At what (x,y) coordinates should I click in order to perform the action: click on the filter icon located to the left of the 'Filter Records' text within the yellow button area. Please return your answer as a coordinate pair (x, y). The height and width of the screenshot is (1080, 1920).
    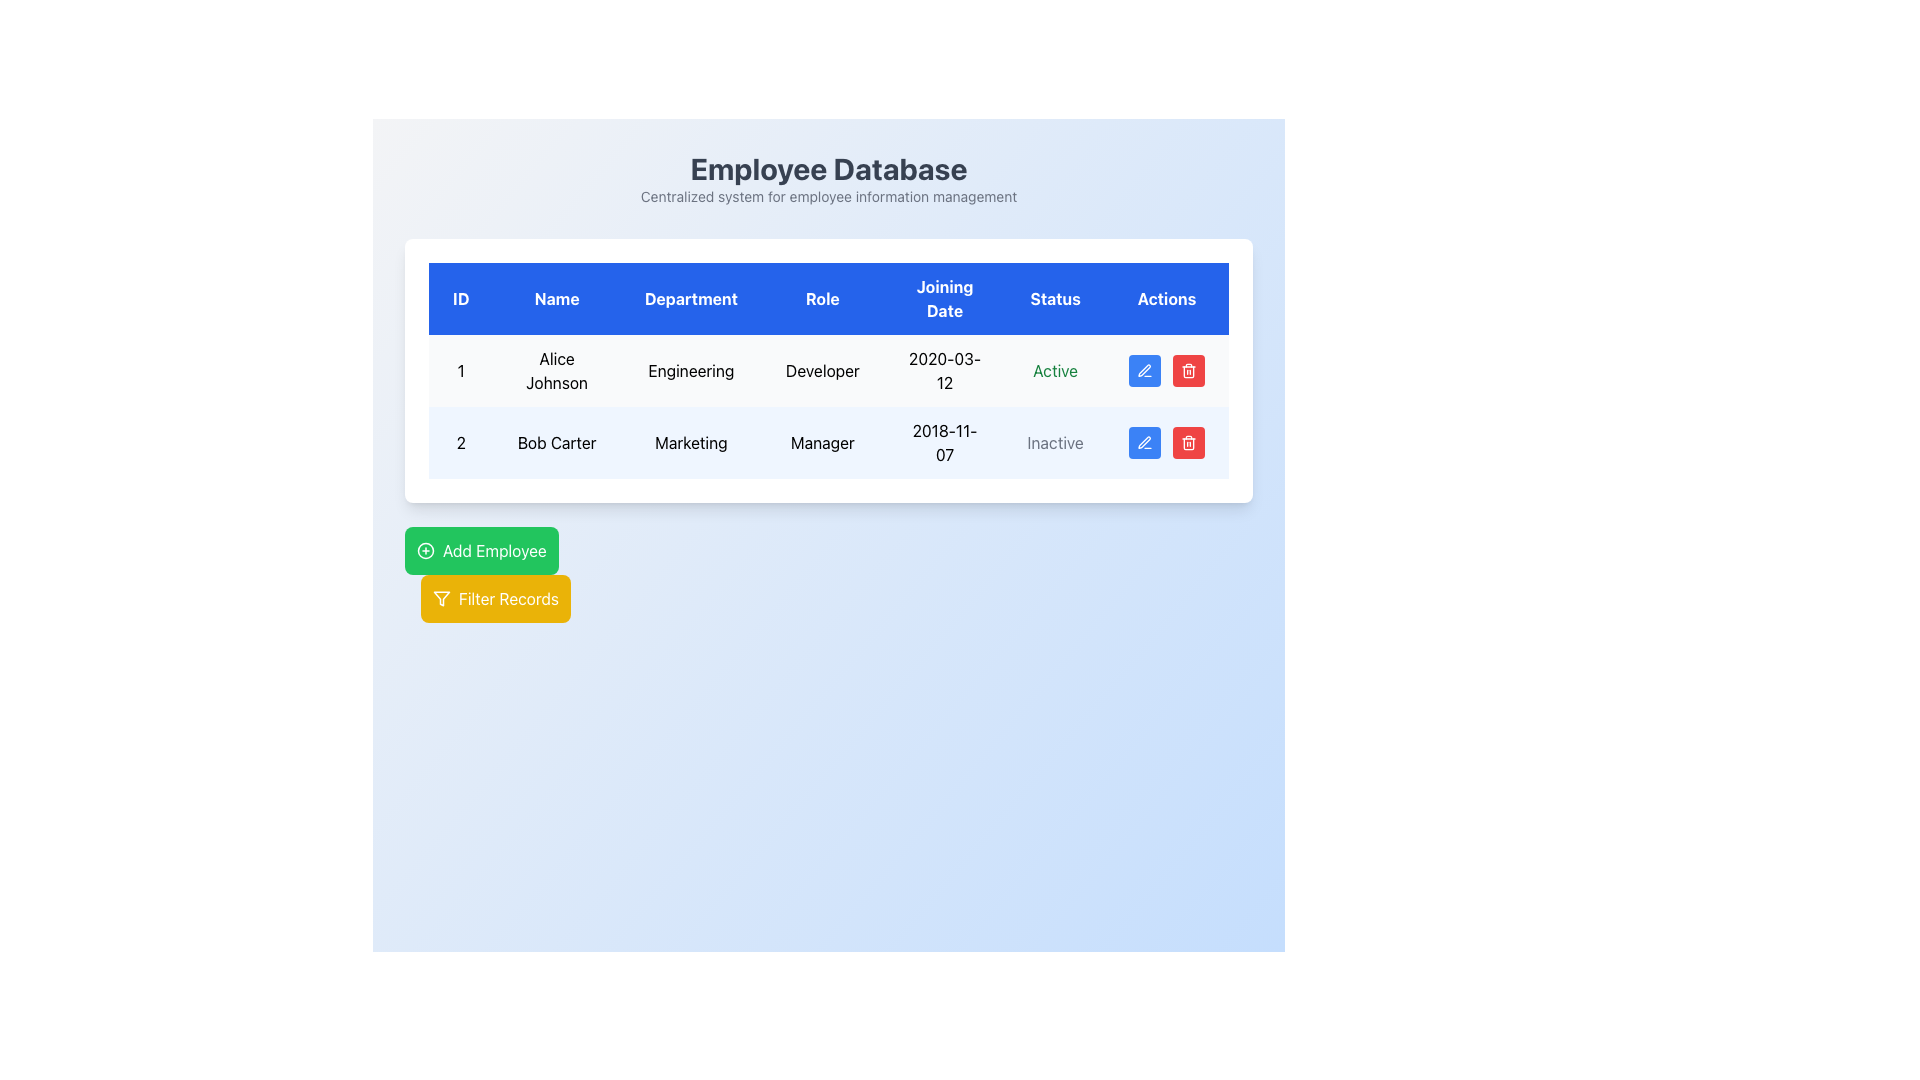
    Looking at the image, I should click on (440, 597).